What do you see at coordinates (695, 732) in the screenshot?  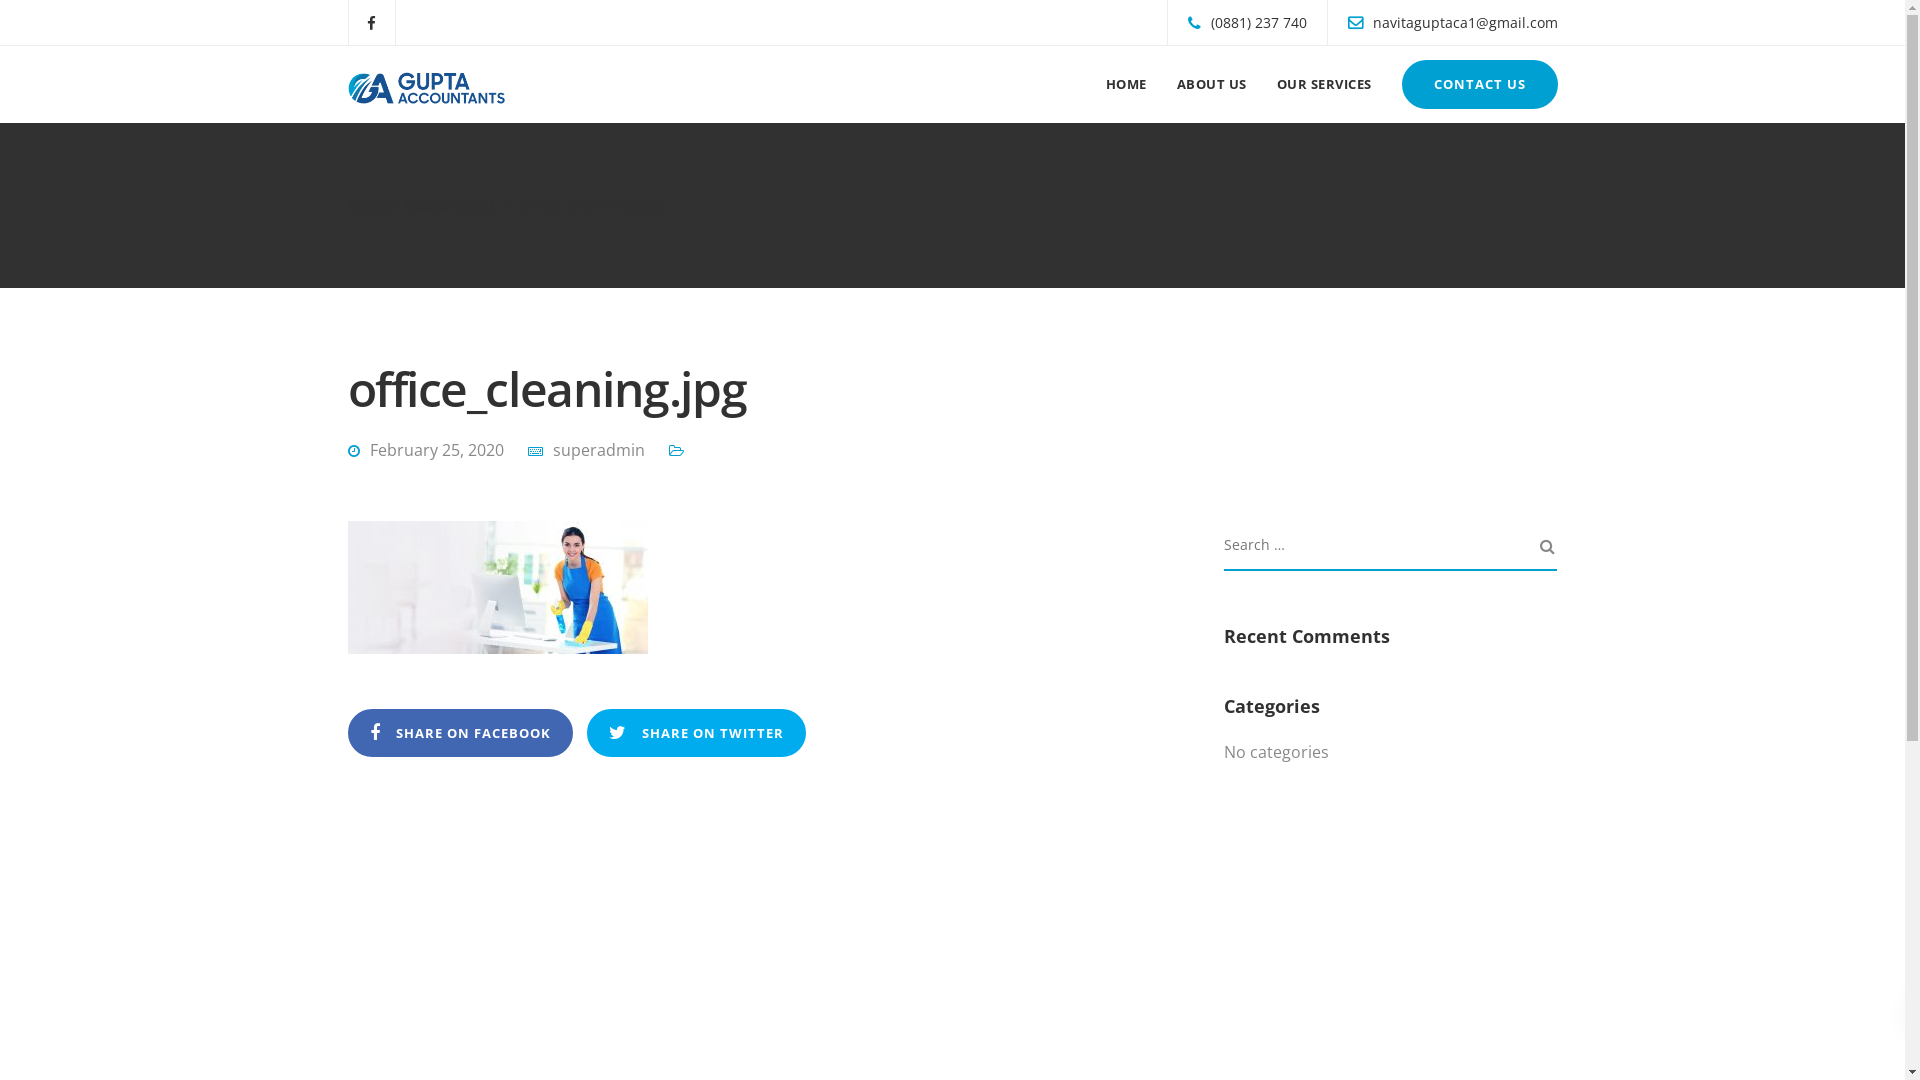 I see `'SHARE ON TWITTER'` at bounding box center [695, 732].